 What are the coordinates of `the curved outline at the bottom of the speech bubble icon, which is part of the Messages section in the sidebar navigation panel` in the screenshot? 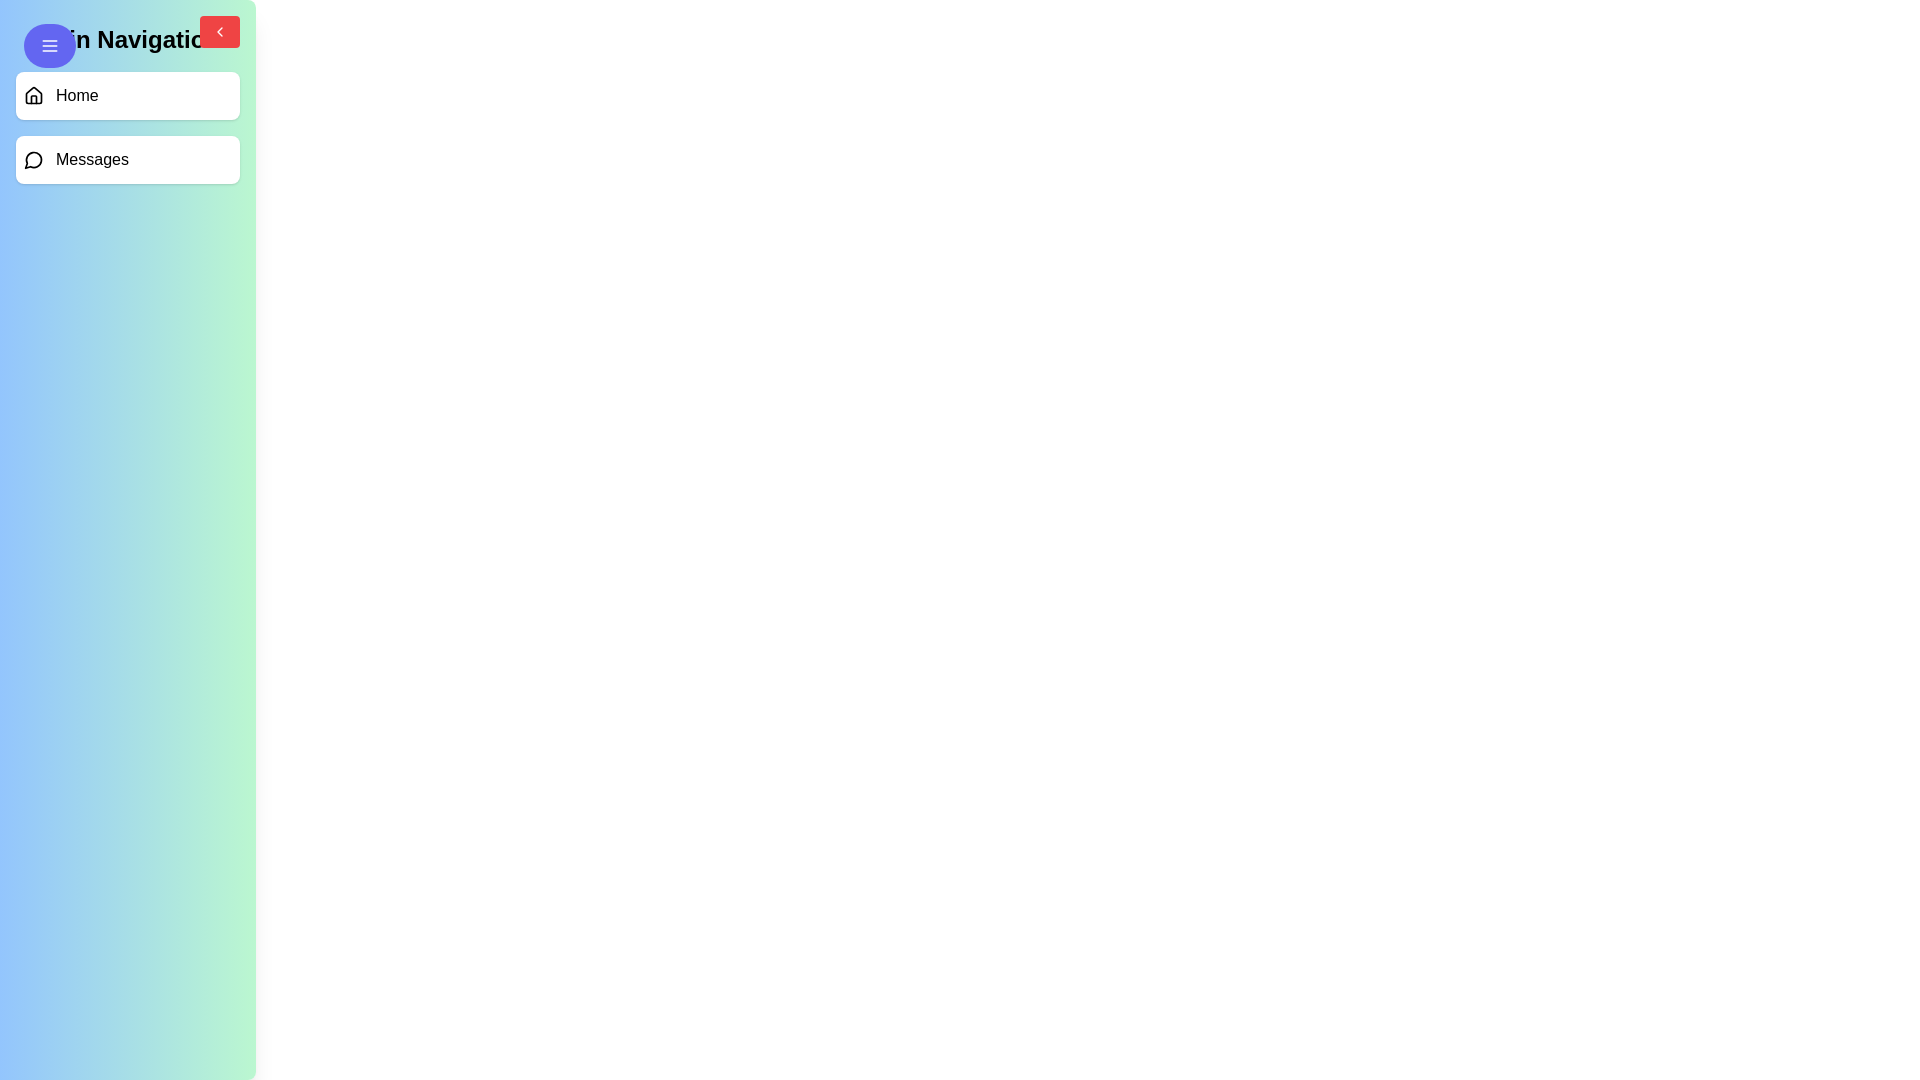 It's located at (33, 159).